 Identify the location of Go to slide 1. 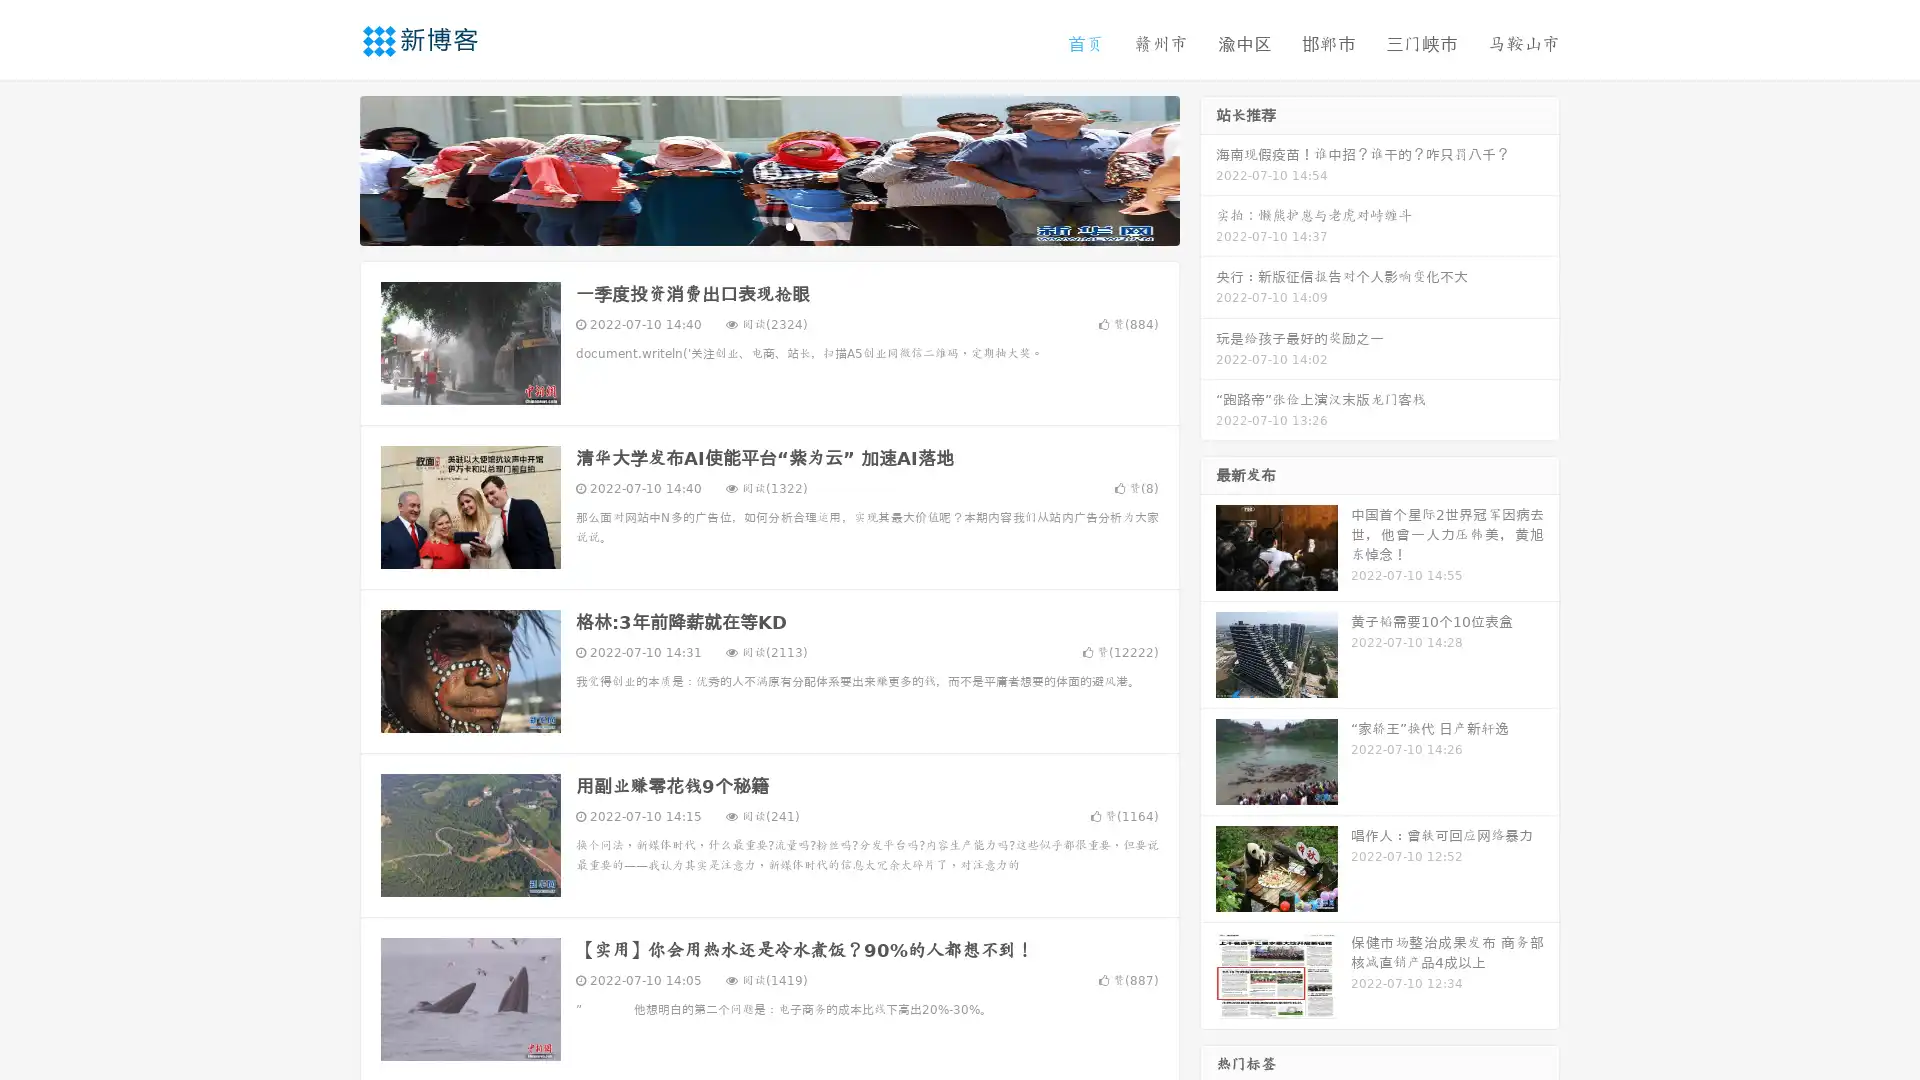
(748, 225).